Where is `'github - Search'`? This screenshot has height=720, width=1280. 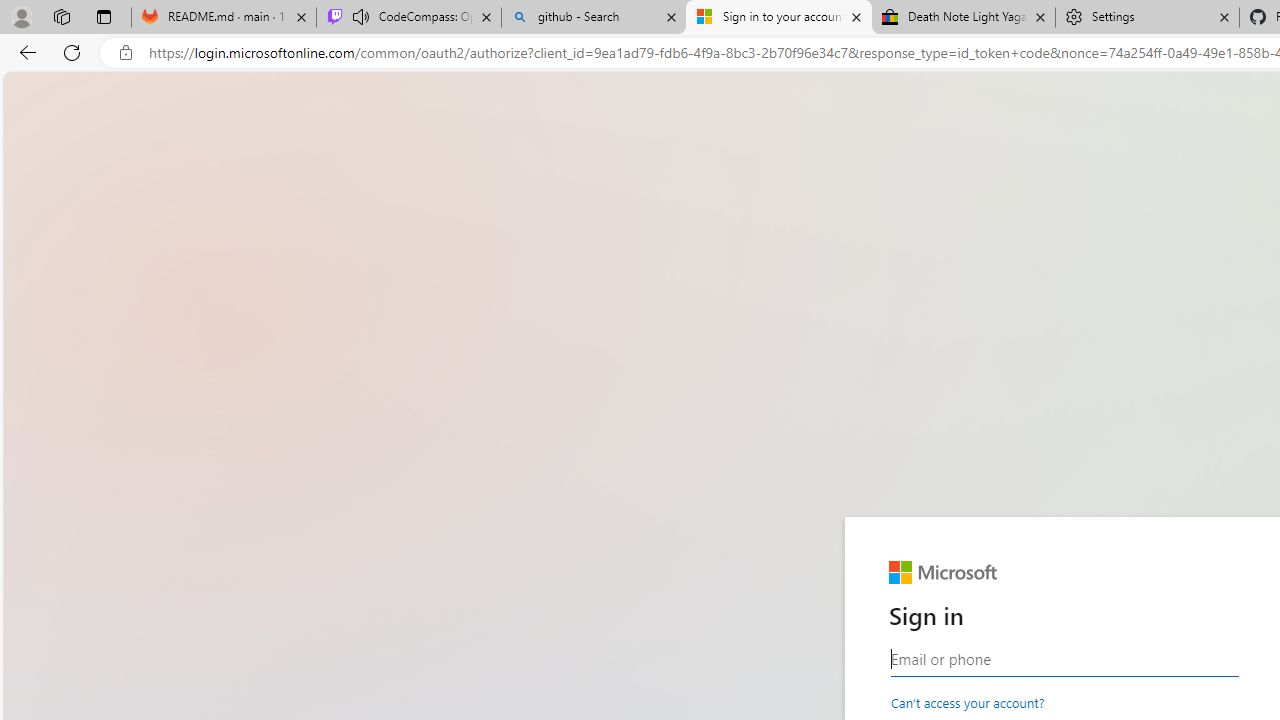
'github - Search' is located at coordinates (592, 17).